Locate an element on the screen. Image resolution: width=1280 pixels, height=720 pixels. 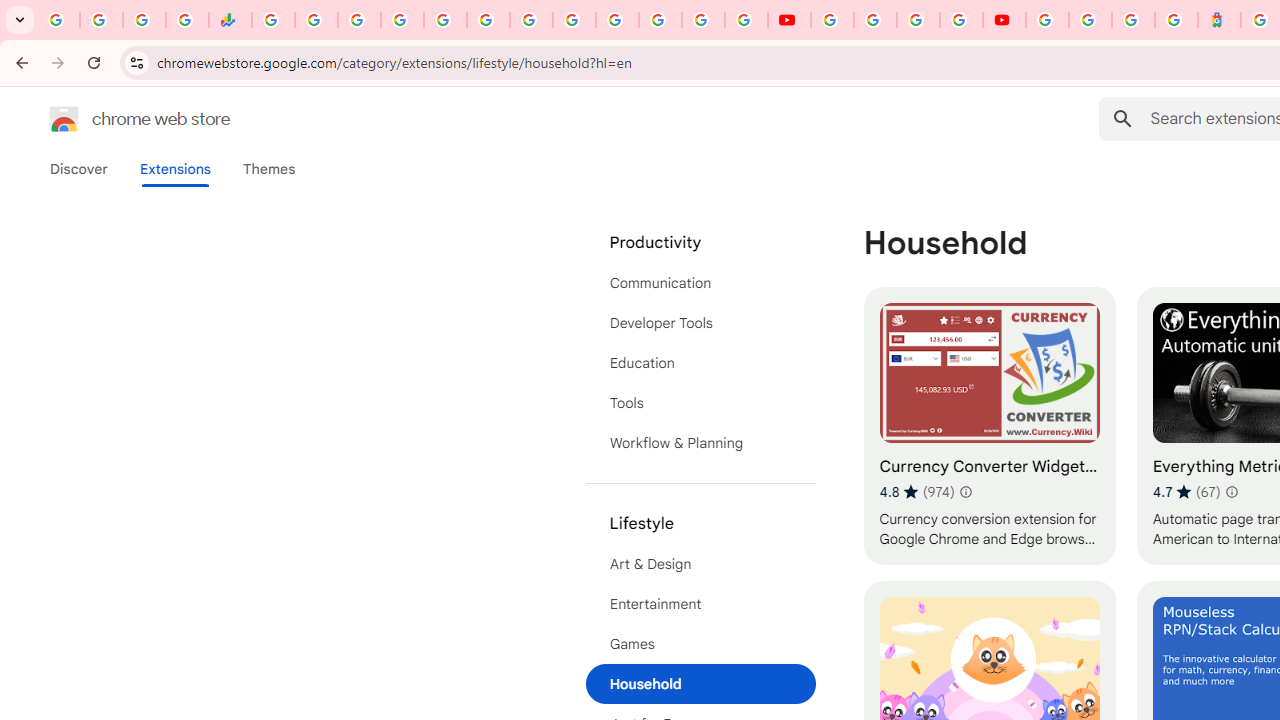
'Art & Design' is located at coordinates (700, 564).